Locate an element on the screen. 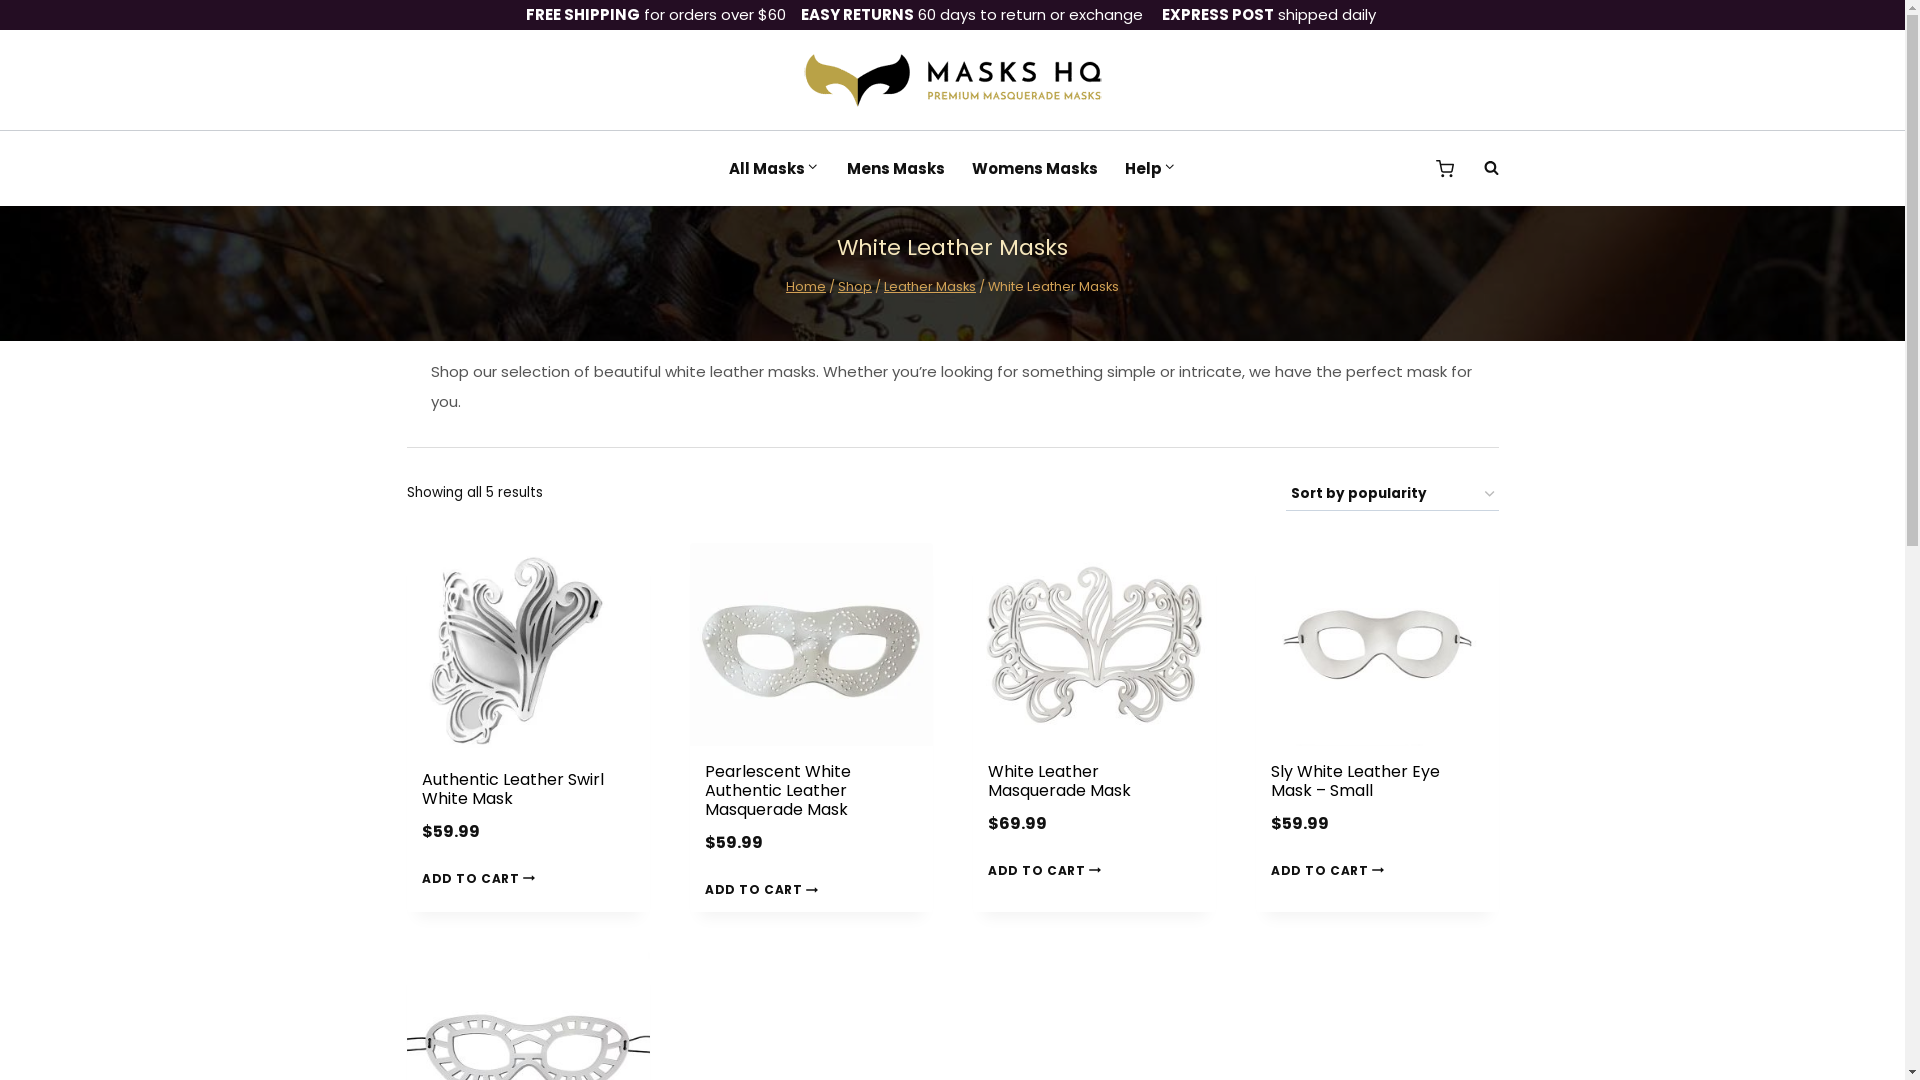  'Shop' is located at coordinates (854, 286).